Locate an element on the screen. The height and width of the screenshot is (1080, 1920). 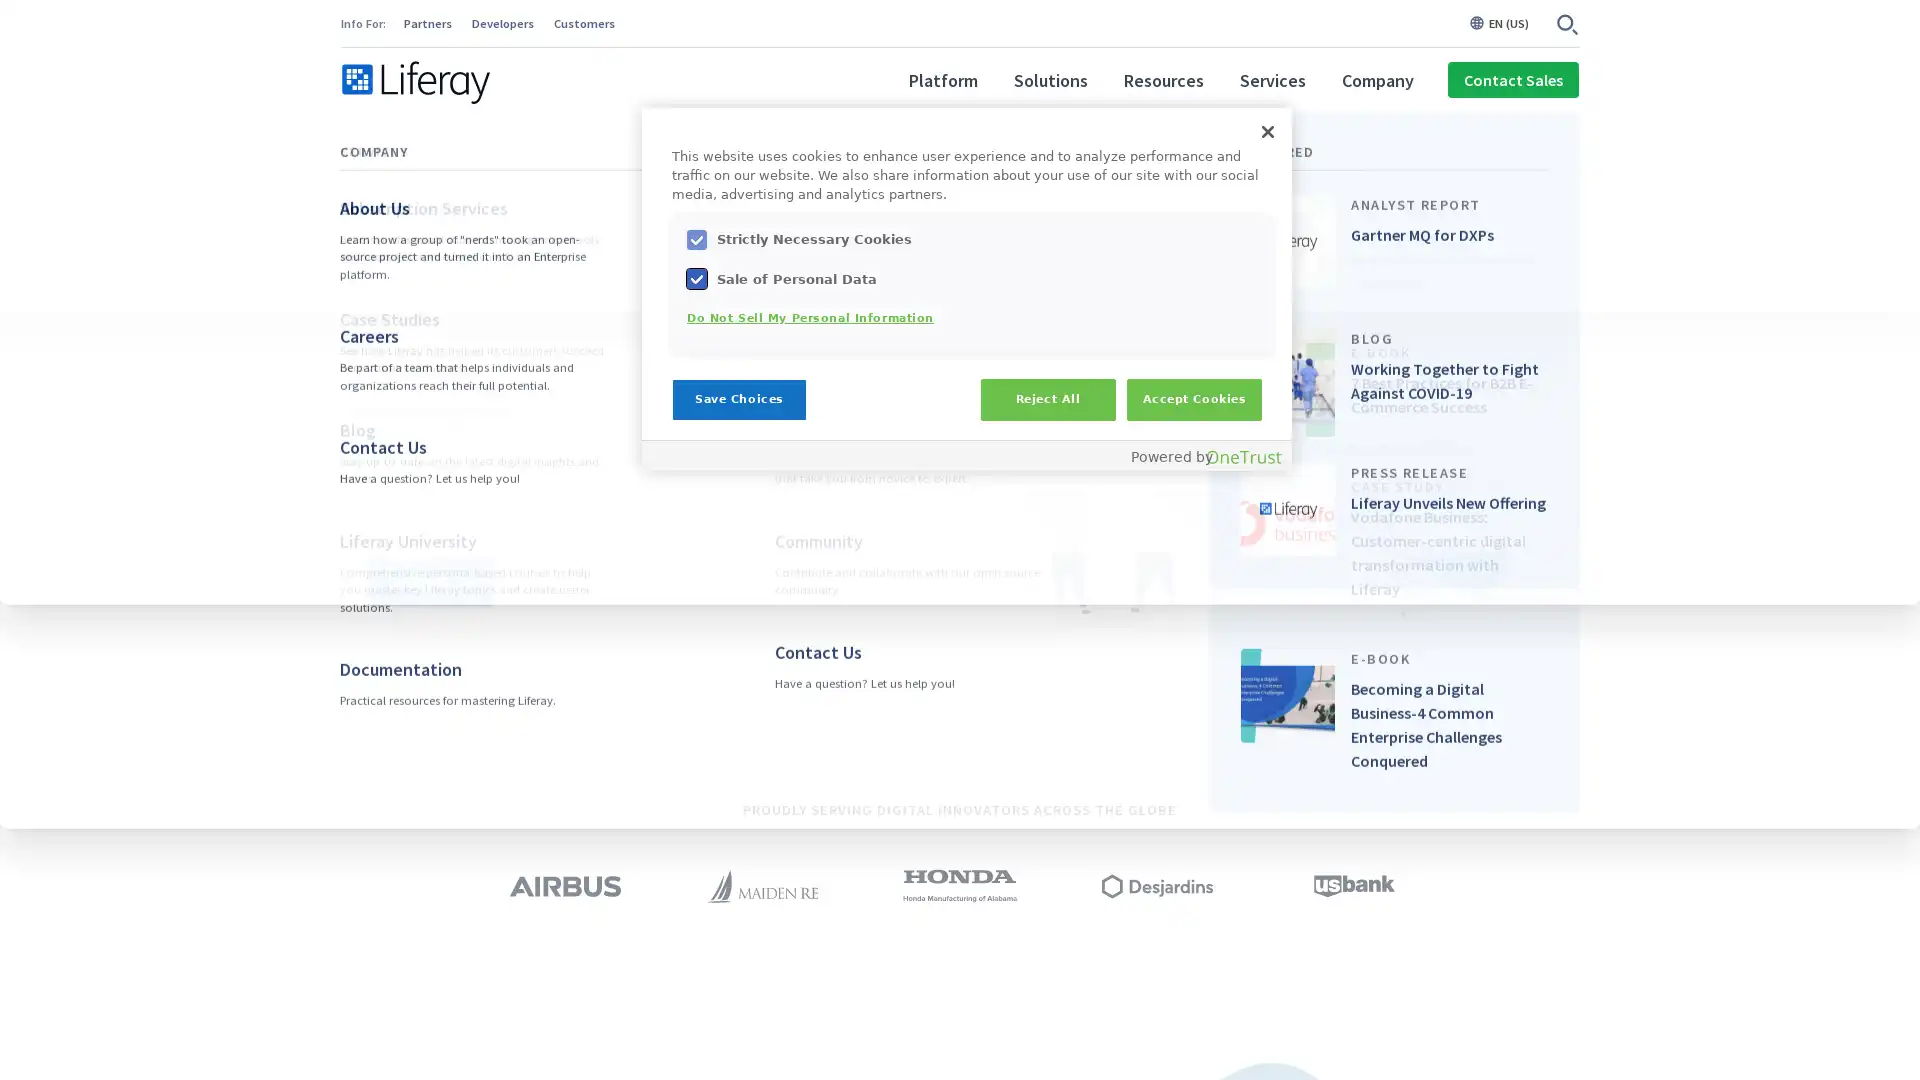
Save Choices is located at coordinates (738, 398).